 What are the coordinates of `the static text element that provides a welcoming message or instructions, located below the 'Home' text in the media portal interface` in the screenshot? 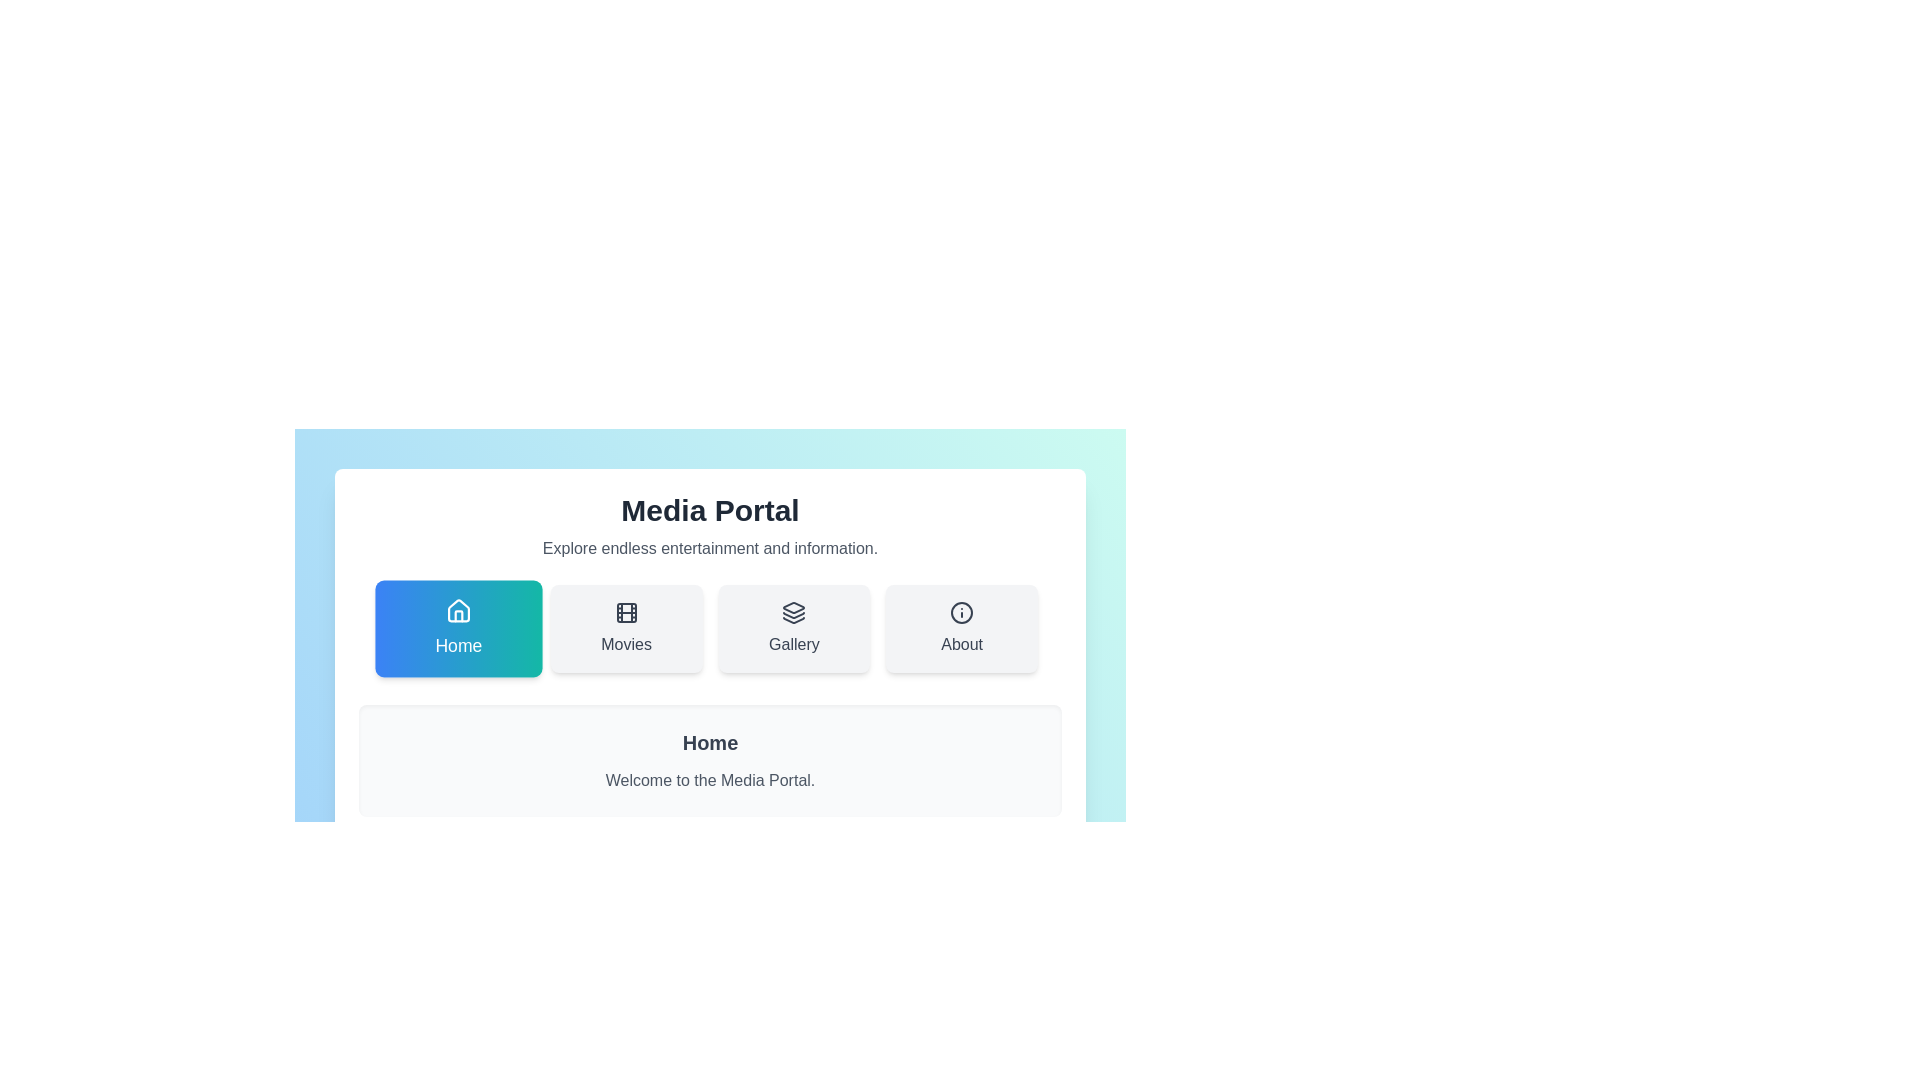 It's located at (710, 779).